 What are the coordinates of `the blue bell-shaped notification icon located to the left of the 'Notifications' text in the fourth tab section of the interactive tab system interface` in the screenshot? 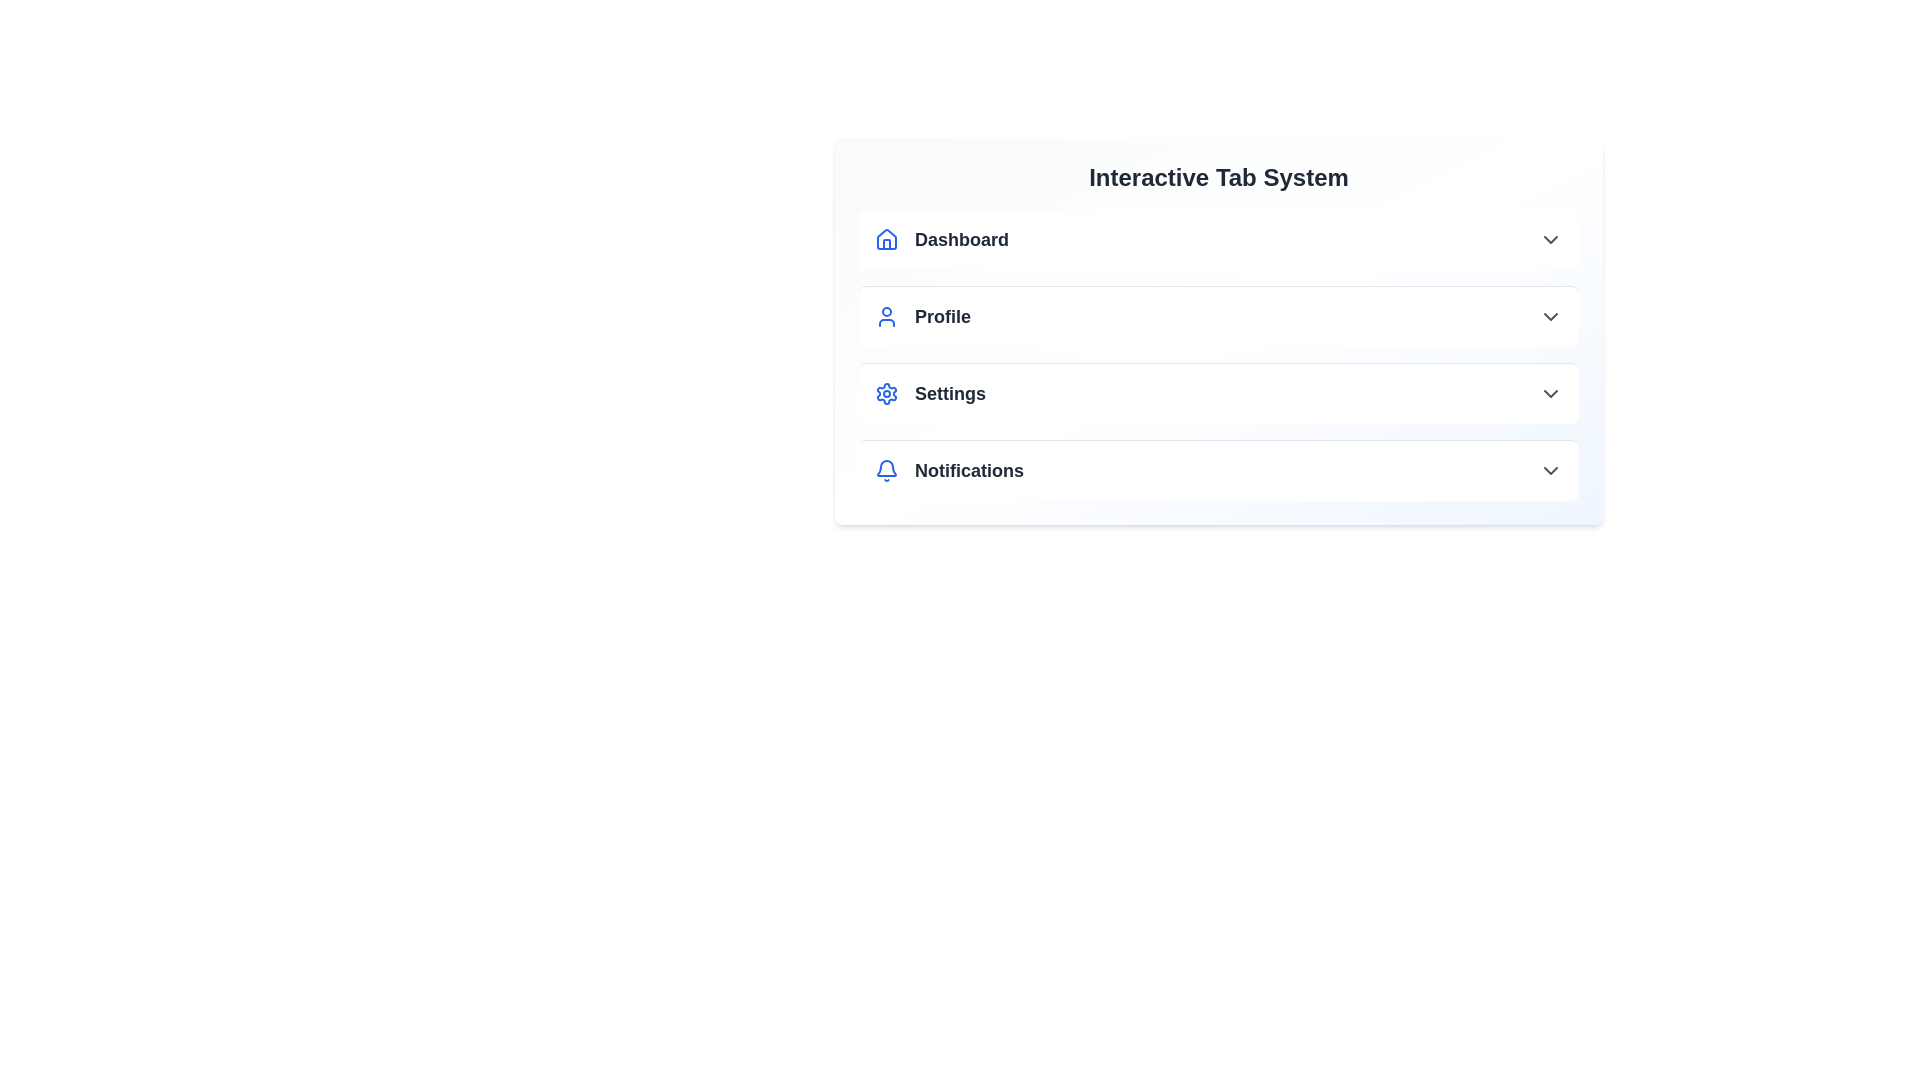 It's located at (886, 470).